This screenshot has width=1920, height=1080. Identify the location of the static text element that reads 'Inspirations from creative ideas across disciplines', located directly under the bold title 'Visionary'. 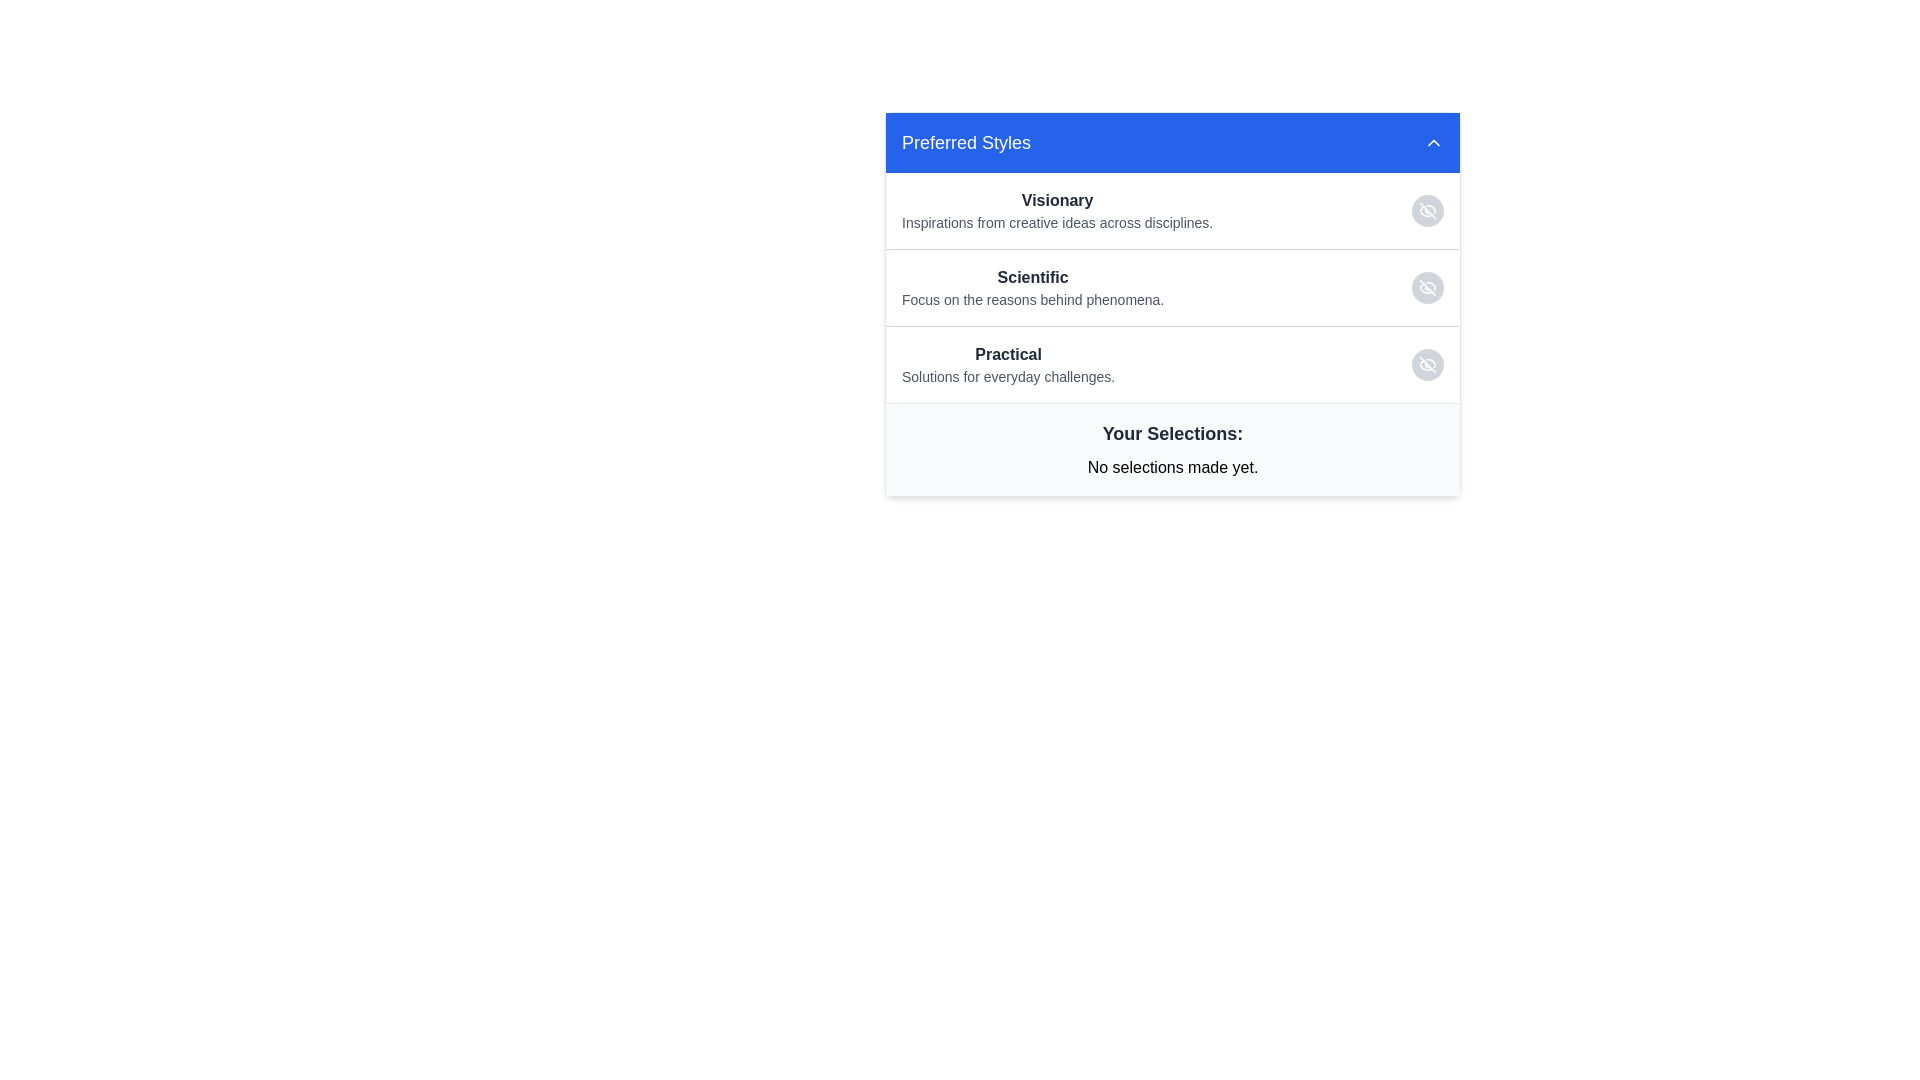
(1056, 223).